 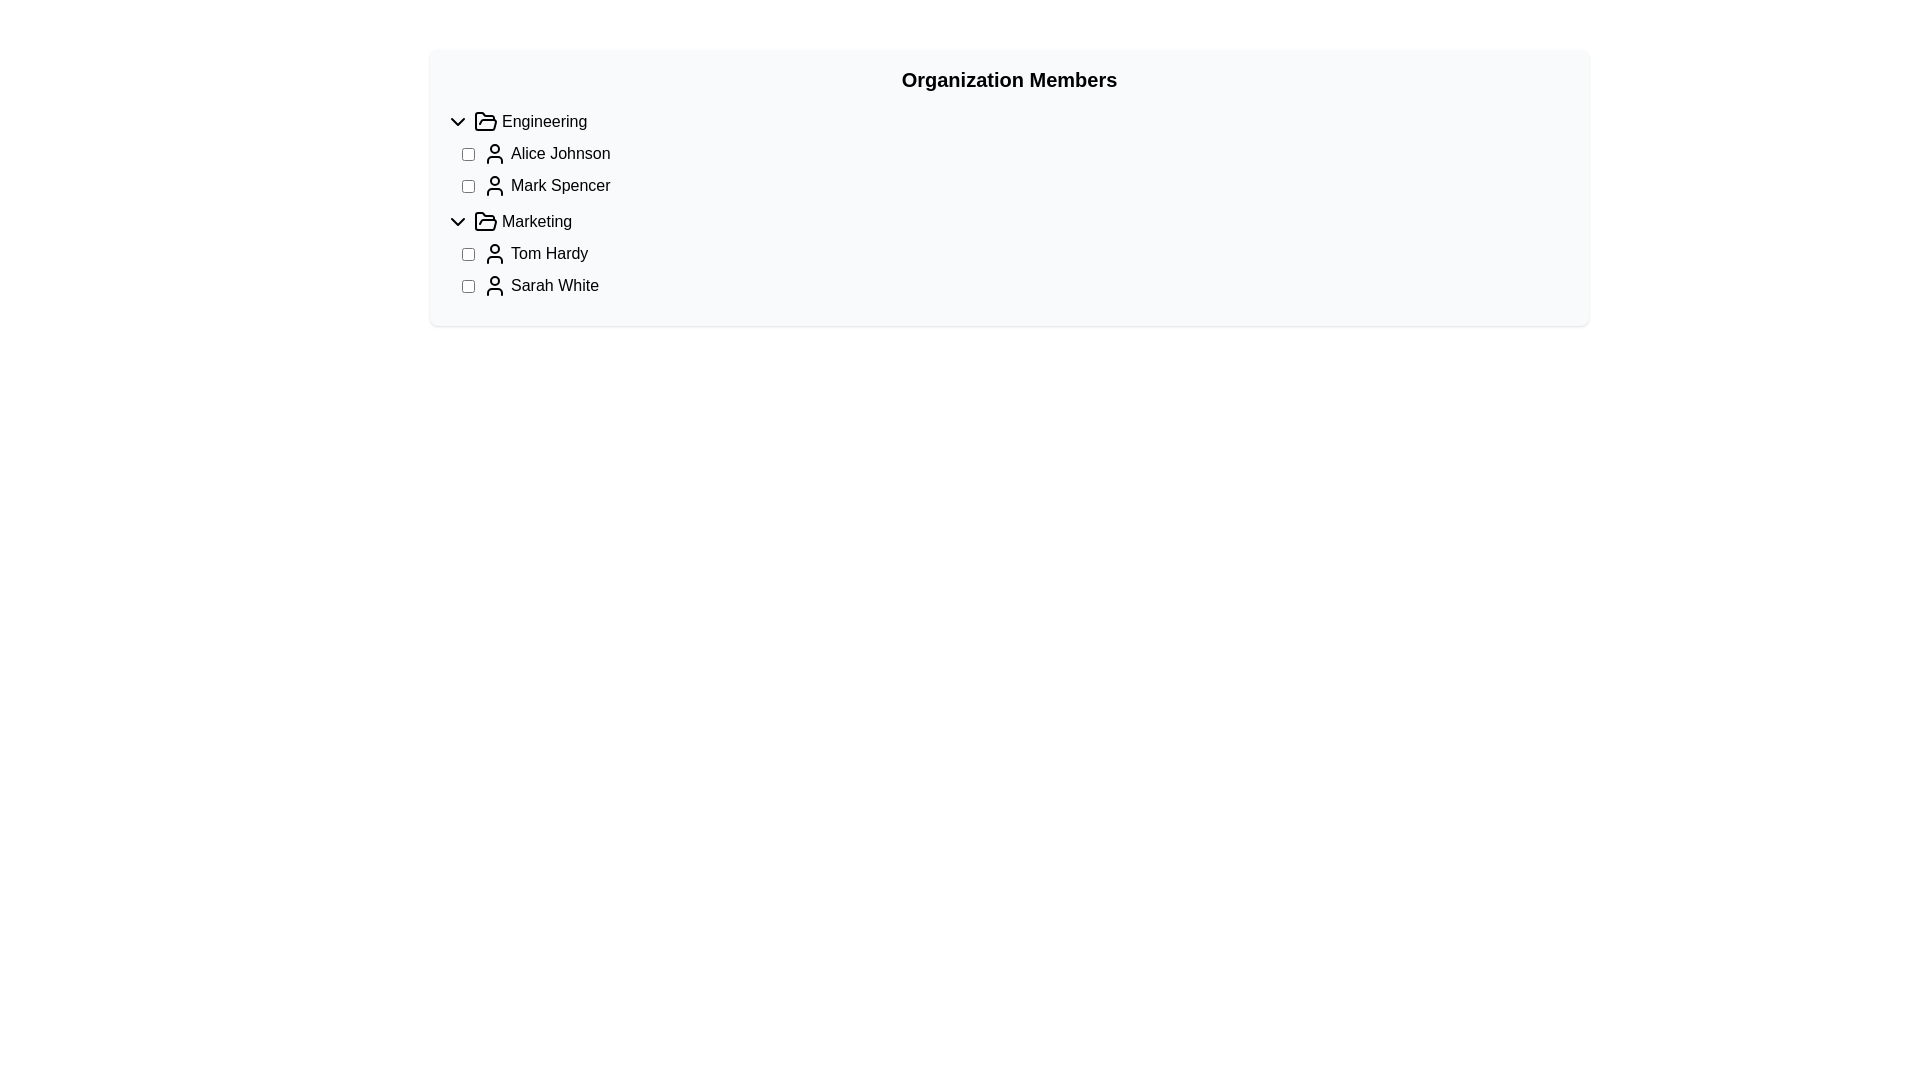 What do you see at coordinates (467, 153) in the screenshot?
I see `the checkbox` at bounding box center [467, 153].